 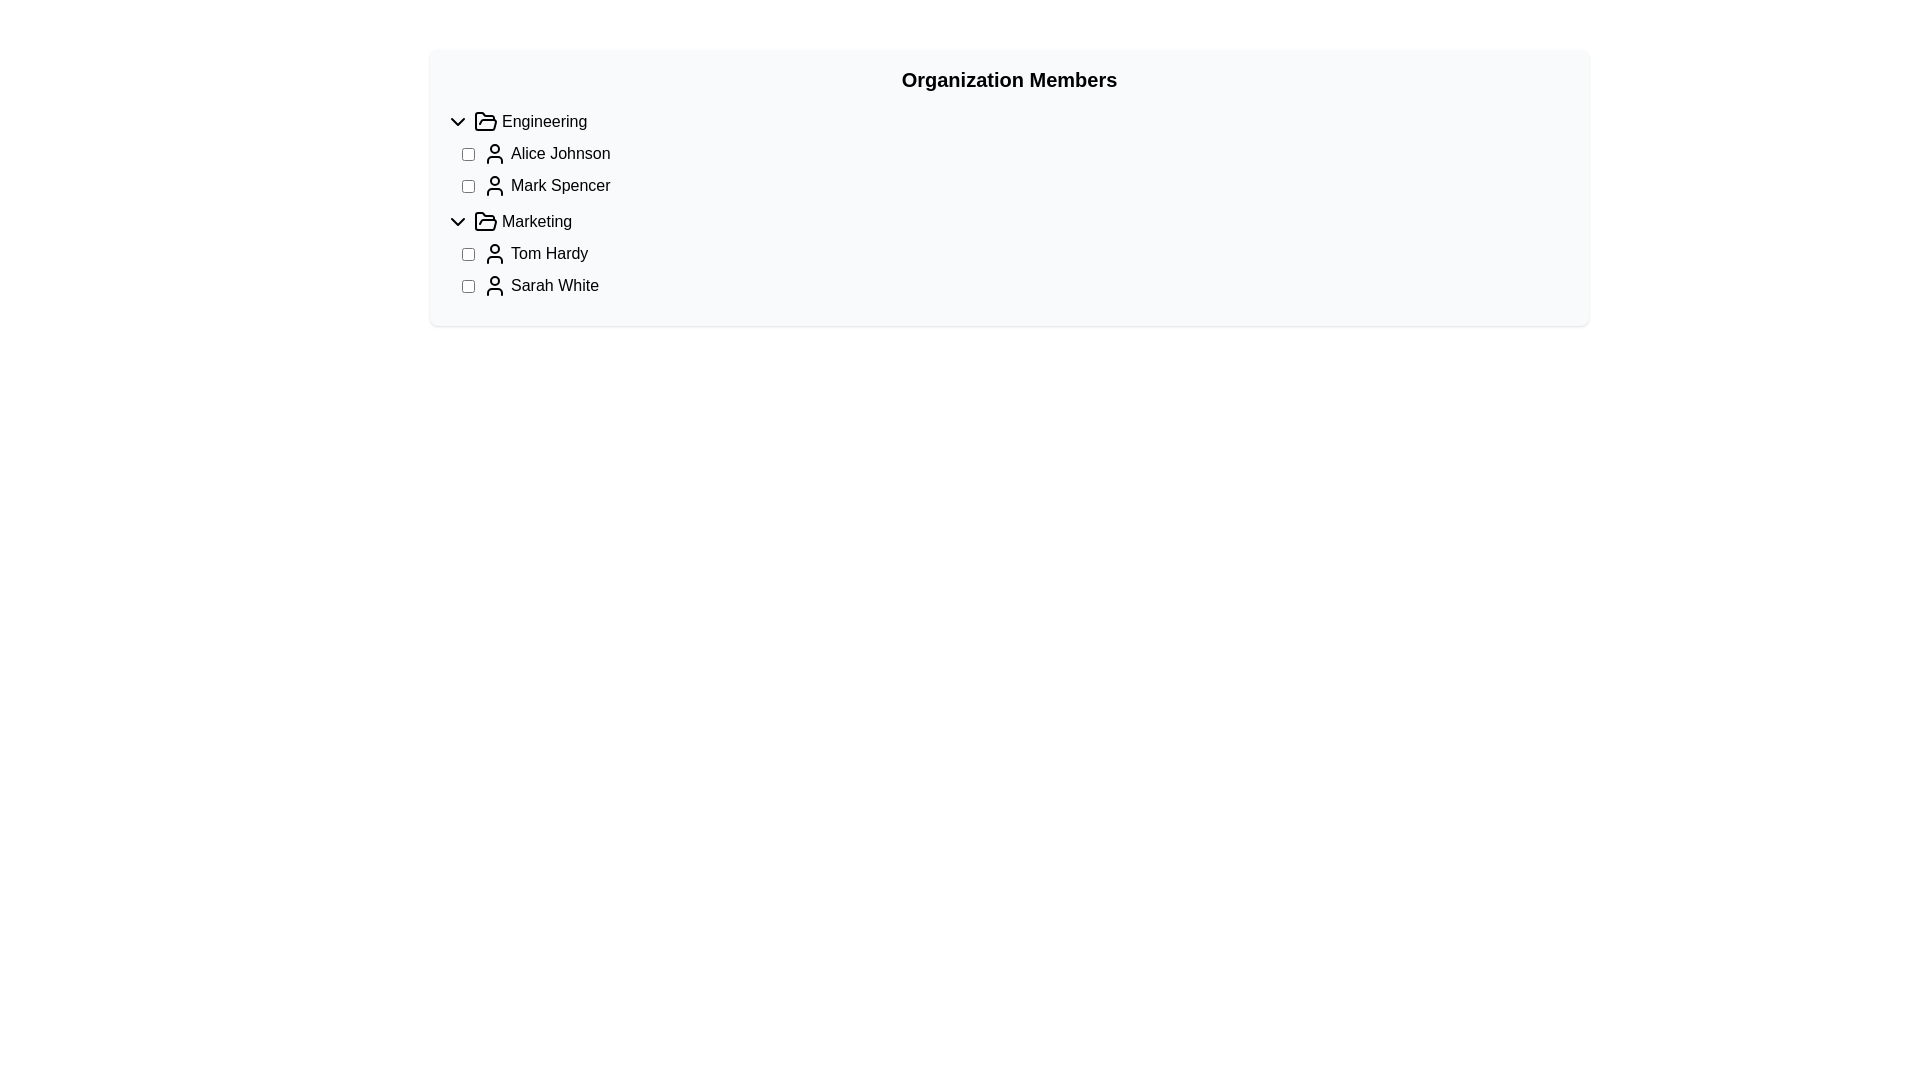 What do you see at coordinates (467, 153) in the screenshot?
I see `the checkbox` at bounding box center [467, 153].